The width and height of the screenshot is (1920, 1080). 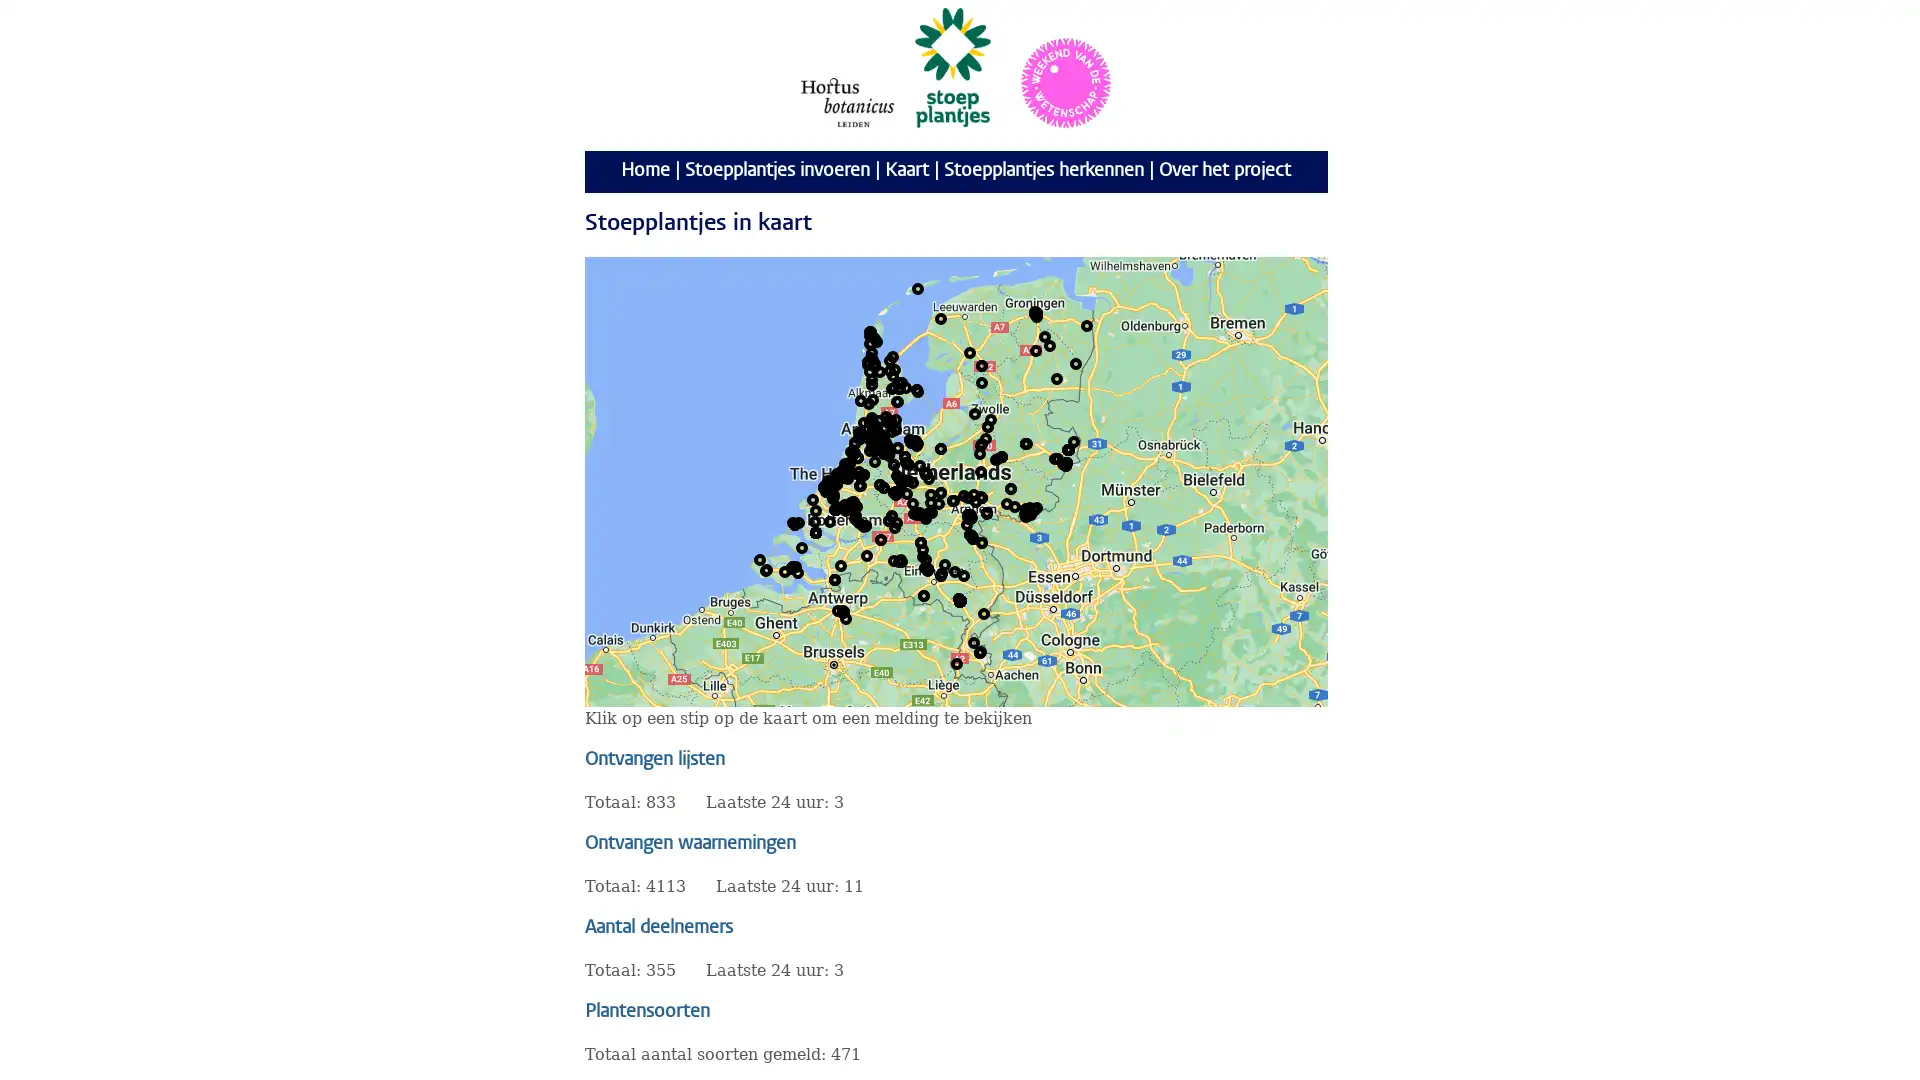 What do you see at coordinates (987, 511) in the screenshot?
I see `Telling van Mevr. M.A de Wit op 13 juni 2022` at bounding box center [987, 511].